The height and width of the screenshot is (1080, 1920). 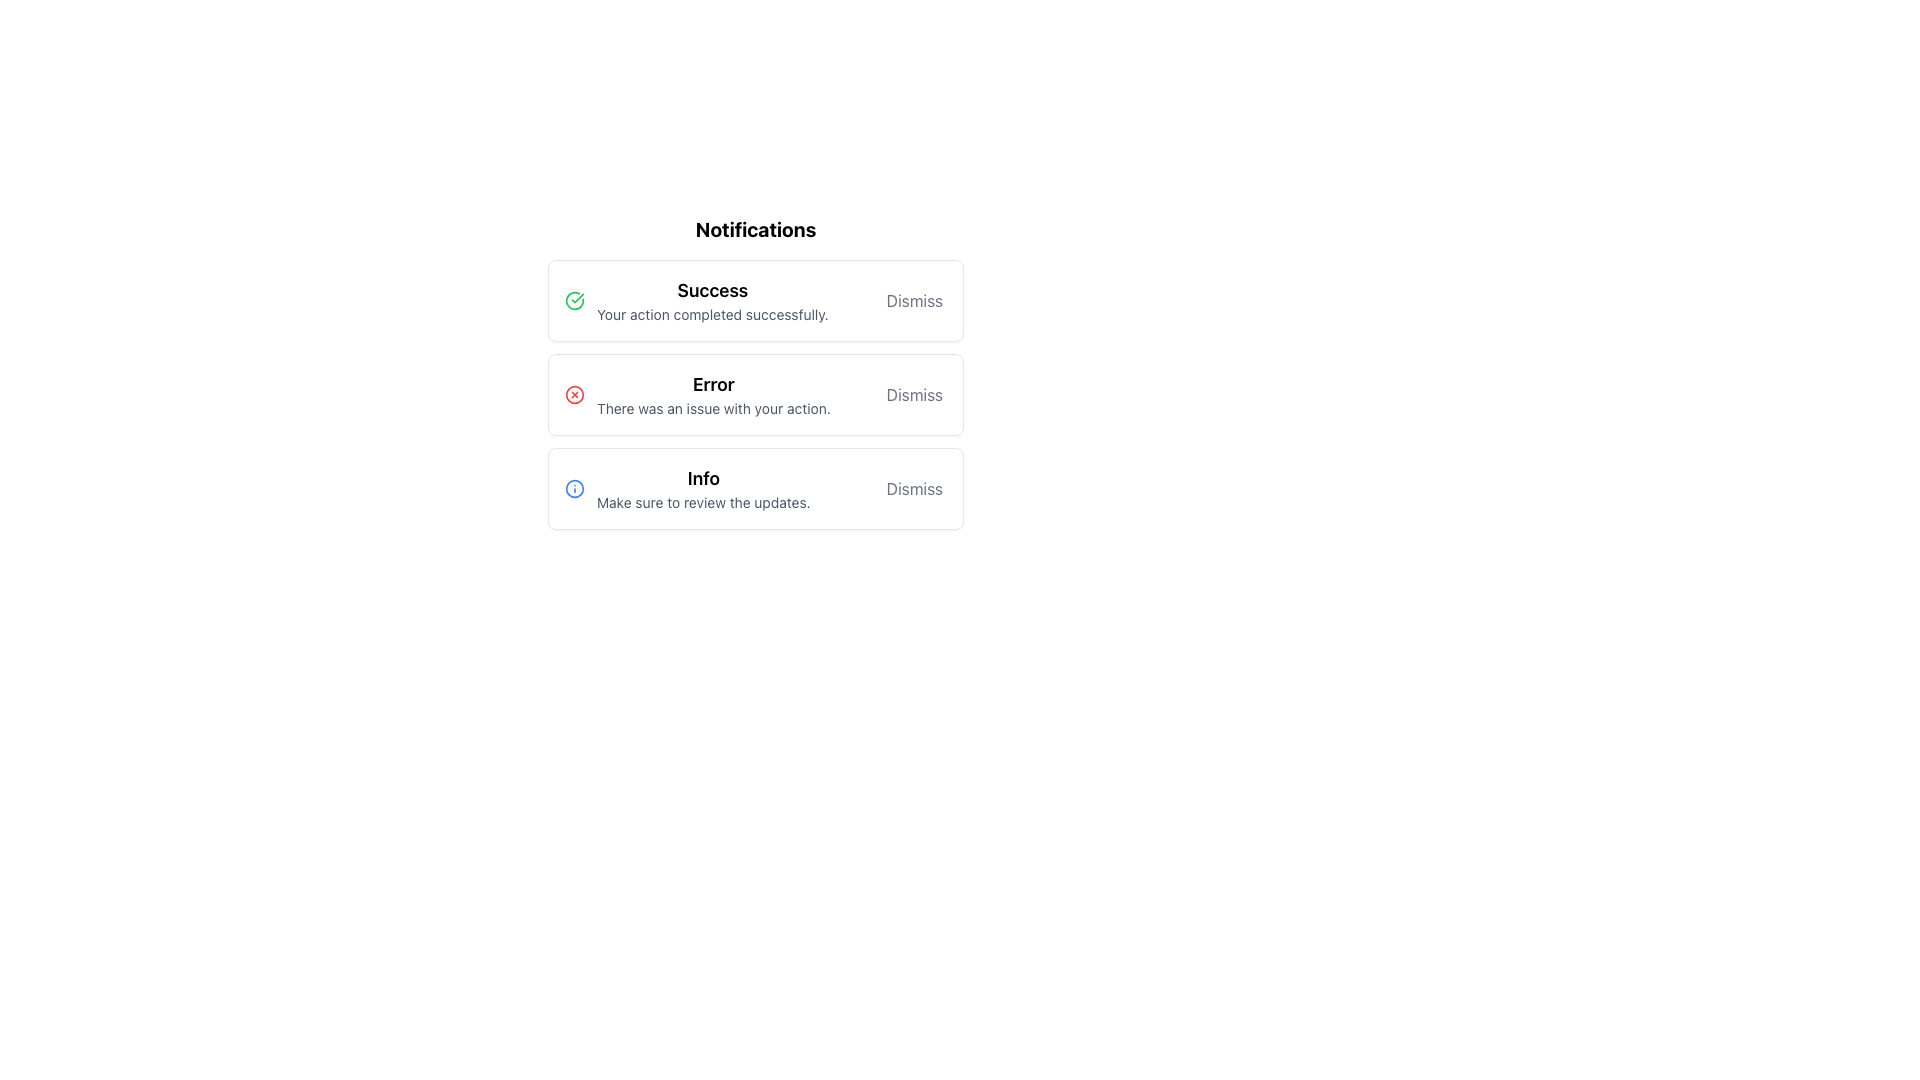 What do you see at coordinates (713, 394) in the screenshot?
I see `text displayed in the error notification text block, which is the second card among the three notifications located centrally in the upper portion of the interface` at bounding box center [713, 394].